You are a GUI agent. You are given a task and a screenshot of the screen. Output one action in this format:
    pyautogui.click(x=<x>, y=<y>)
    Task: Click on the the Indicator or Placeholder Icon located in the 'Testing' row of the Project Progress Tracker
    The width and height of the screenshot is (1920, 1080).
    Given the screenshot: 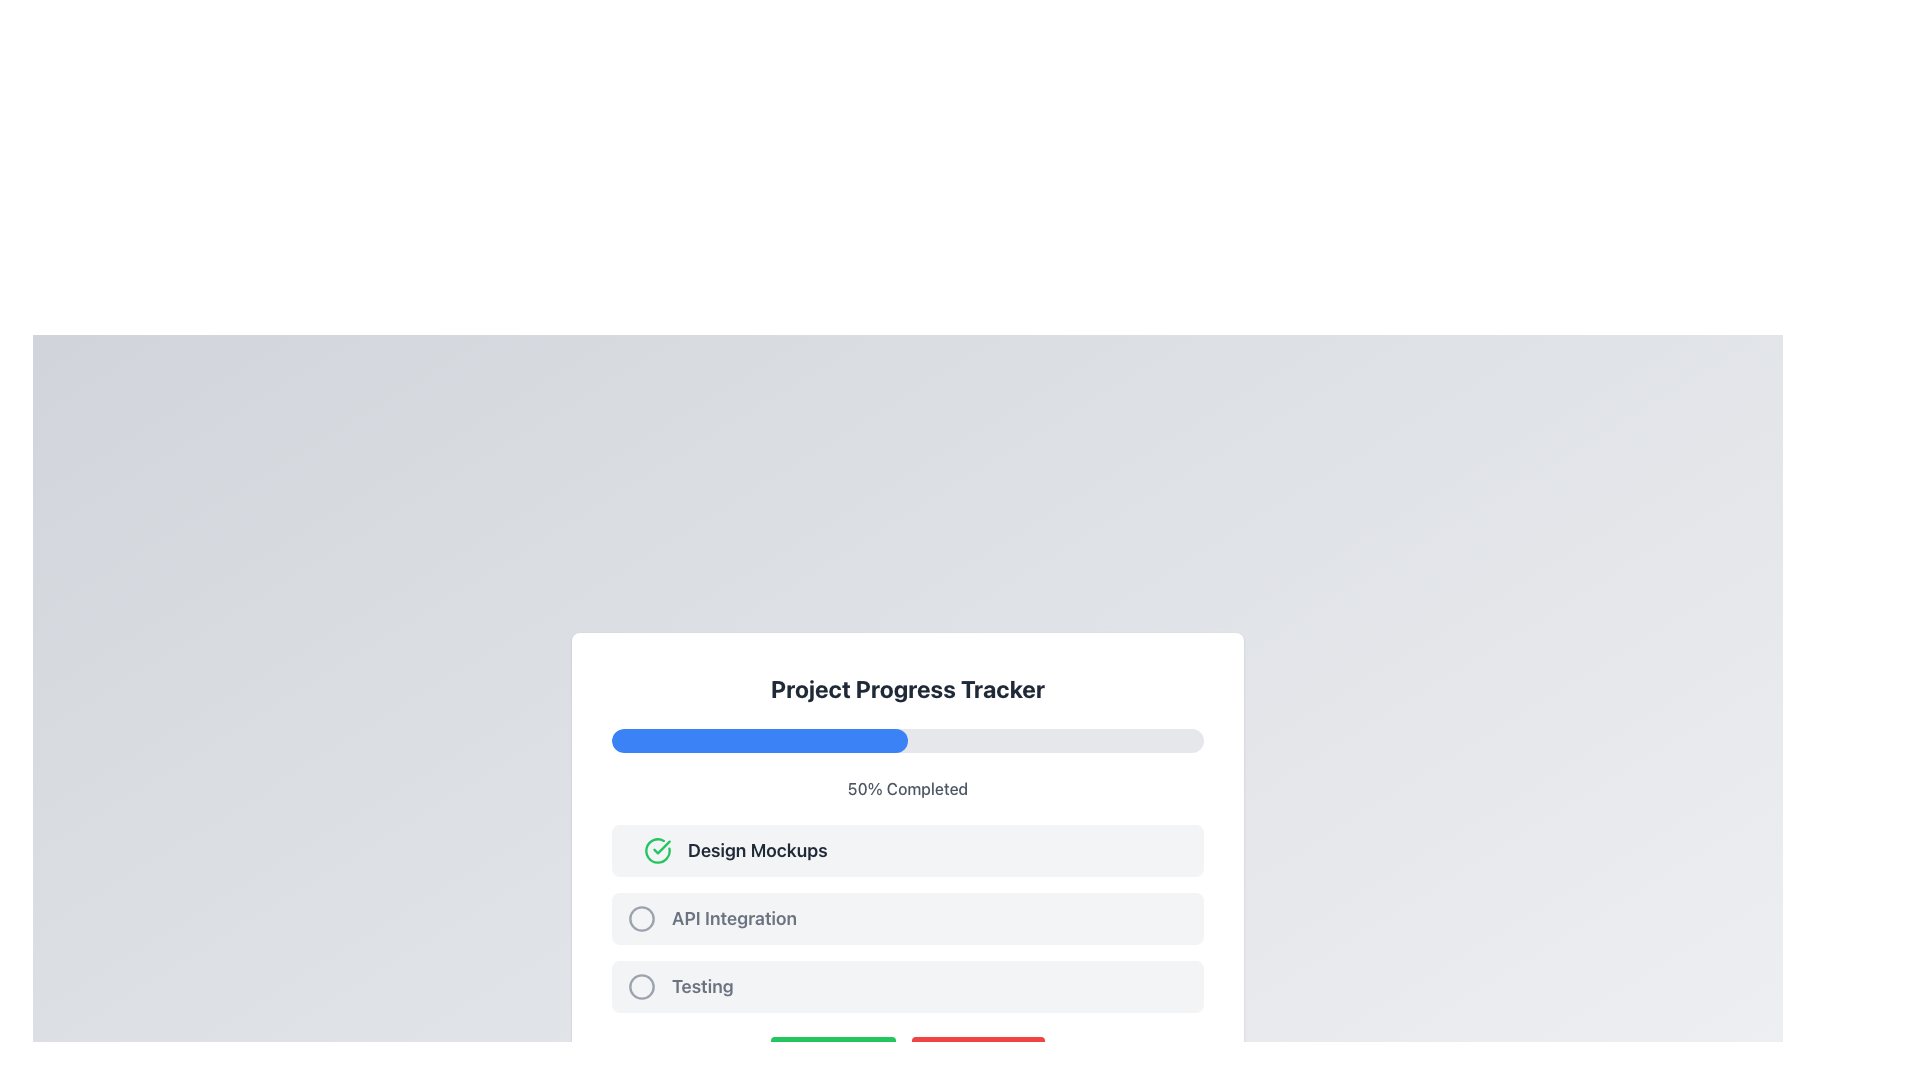 What is the action you would take?
    pyautogui.click(x=642, y=986)
    